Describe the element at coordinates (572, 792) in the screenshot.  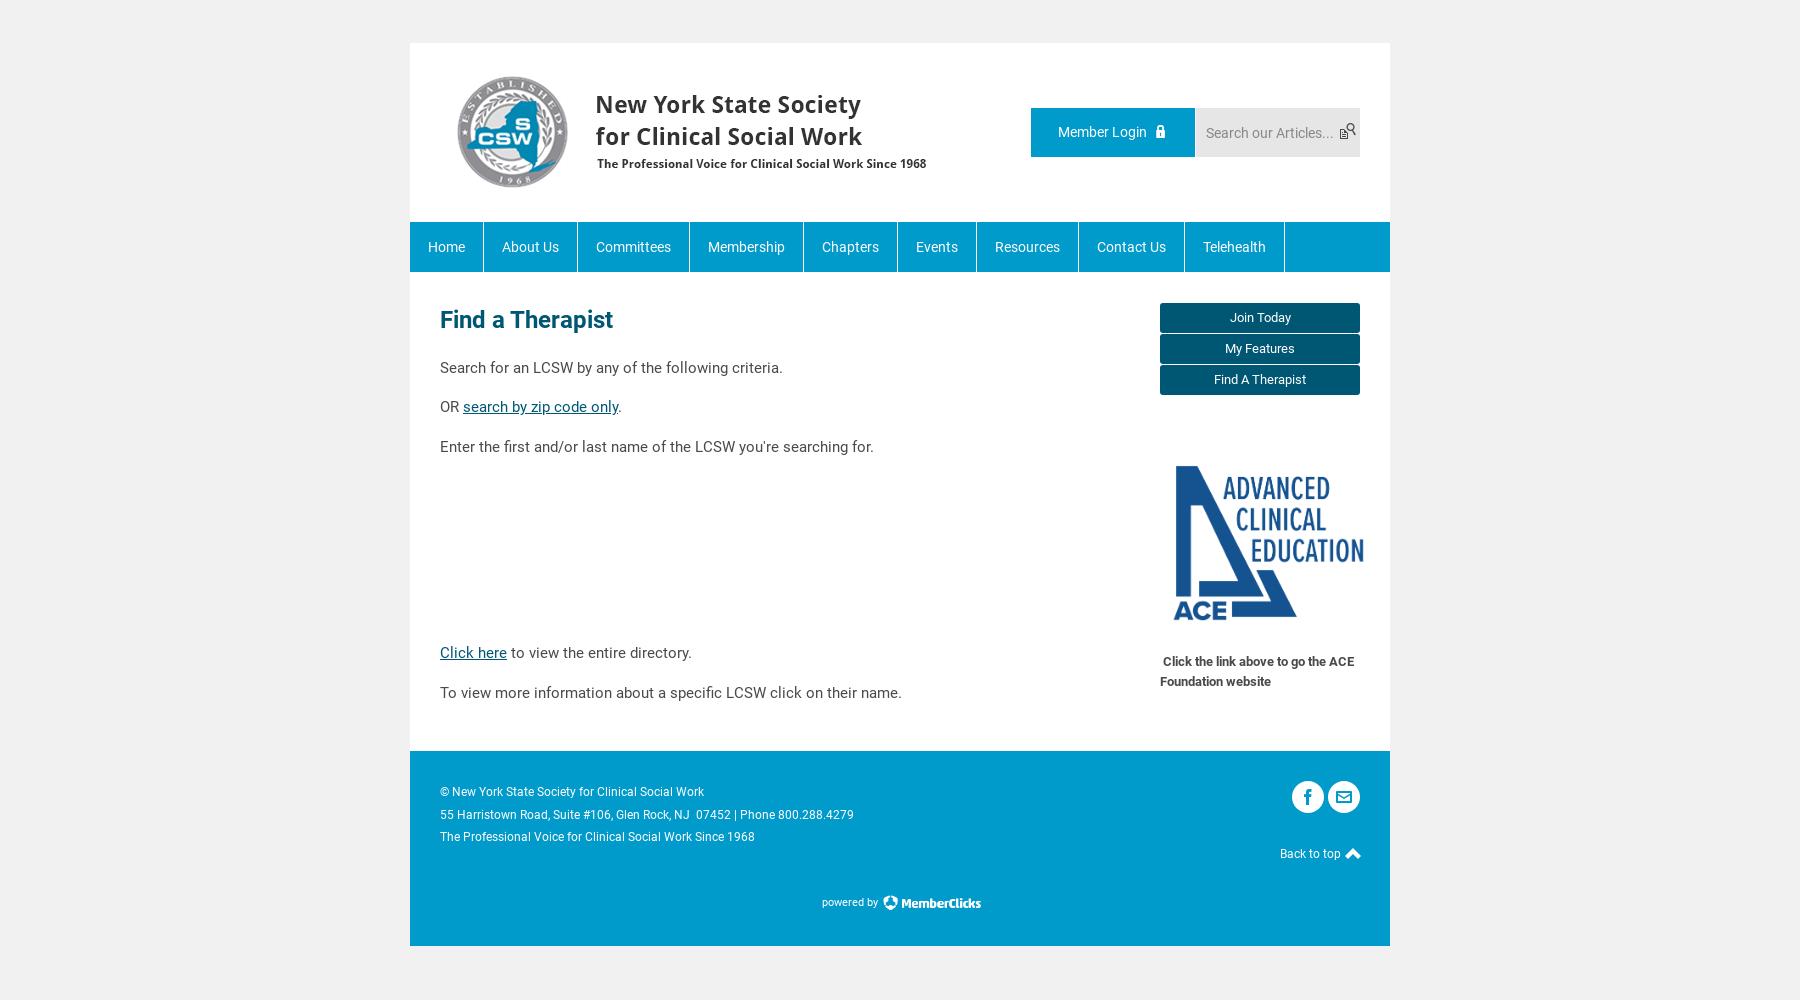
I see `'© New York State Society for Clinical Social Work'` at that location.